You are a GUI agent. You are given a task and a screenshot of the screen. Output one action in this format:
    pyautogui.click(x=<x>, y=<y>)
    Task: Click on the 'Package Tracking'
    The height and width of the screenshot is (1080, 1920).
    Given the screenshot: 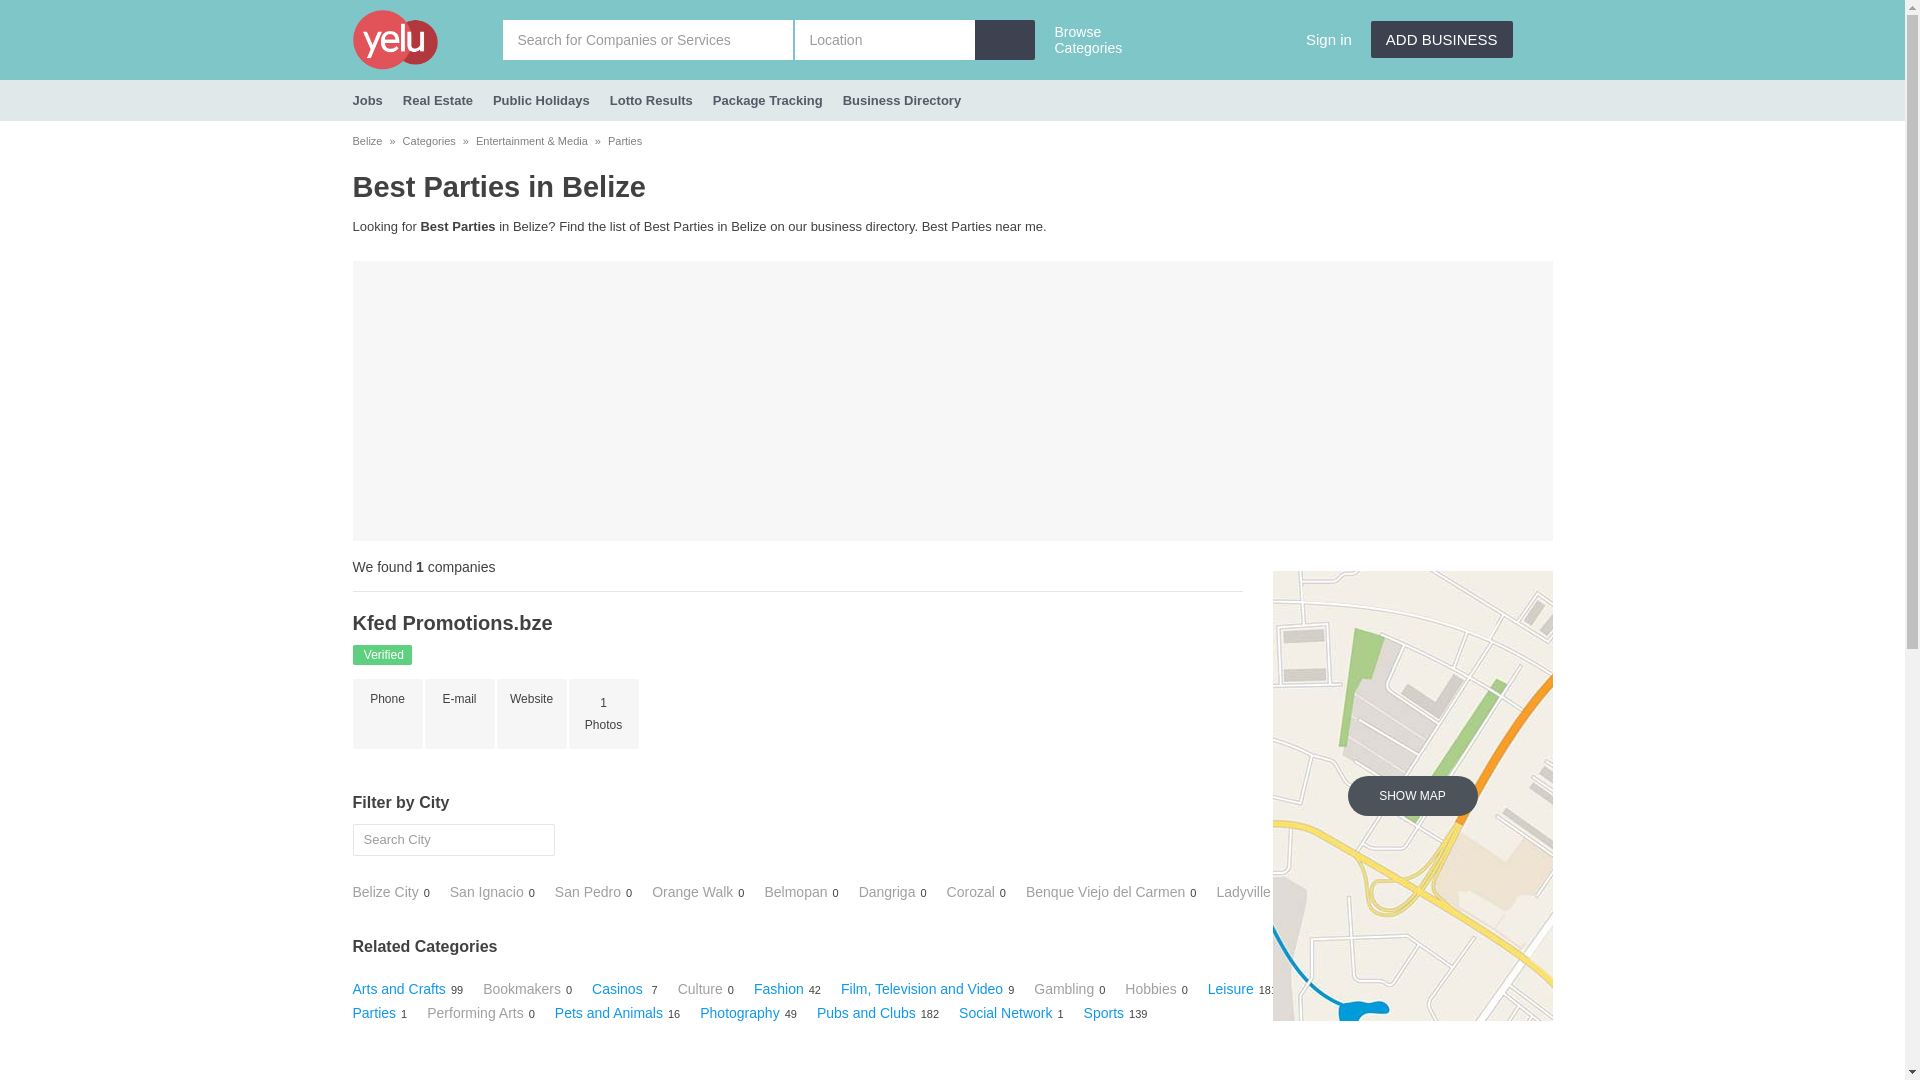 What is the action you would take?
    pyautogui.click(x=767, y=100)
    